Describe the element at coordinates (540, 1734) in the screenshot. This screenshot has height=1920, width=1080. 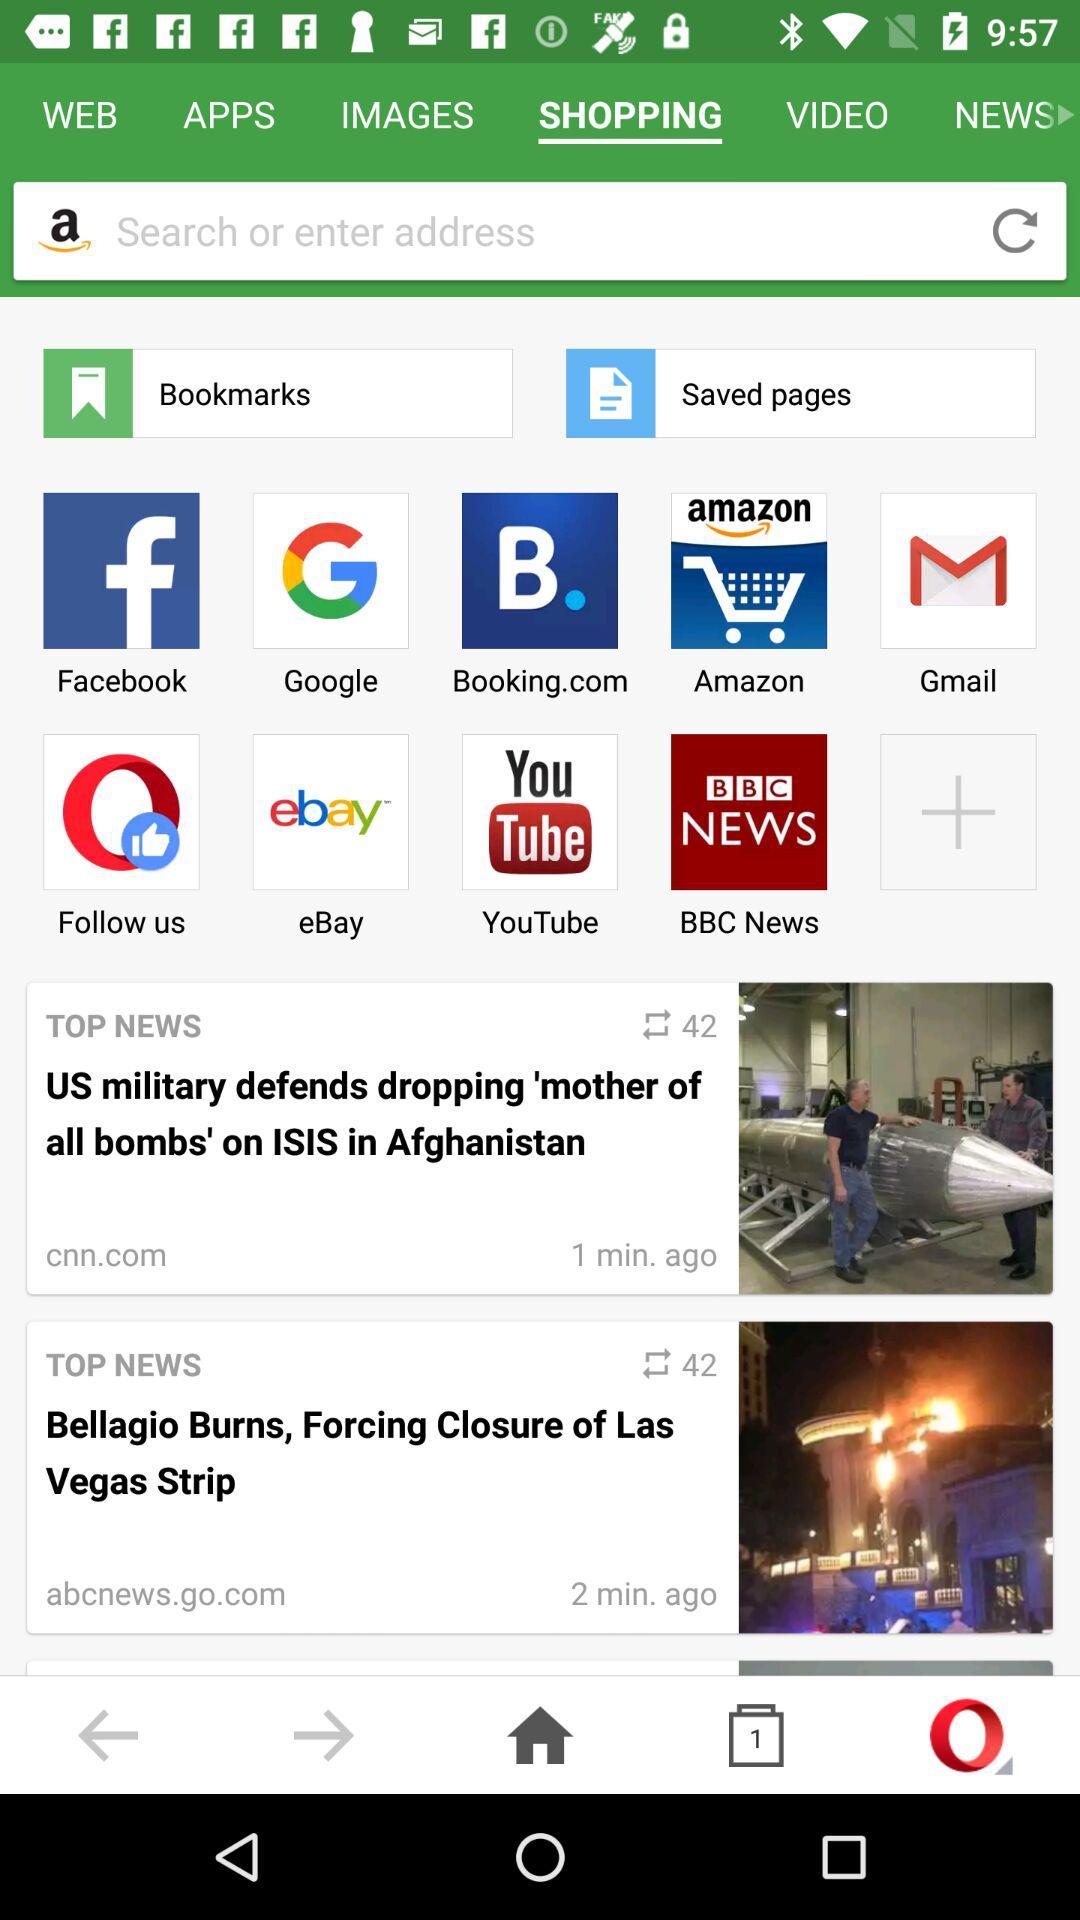
I see `the home icon` at that location.